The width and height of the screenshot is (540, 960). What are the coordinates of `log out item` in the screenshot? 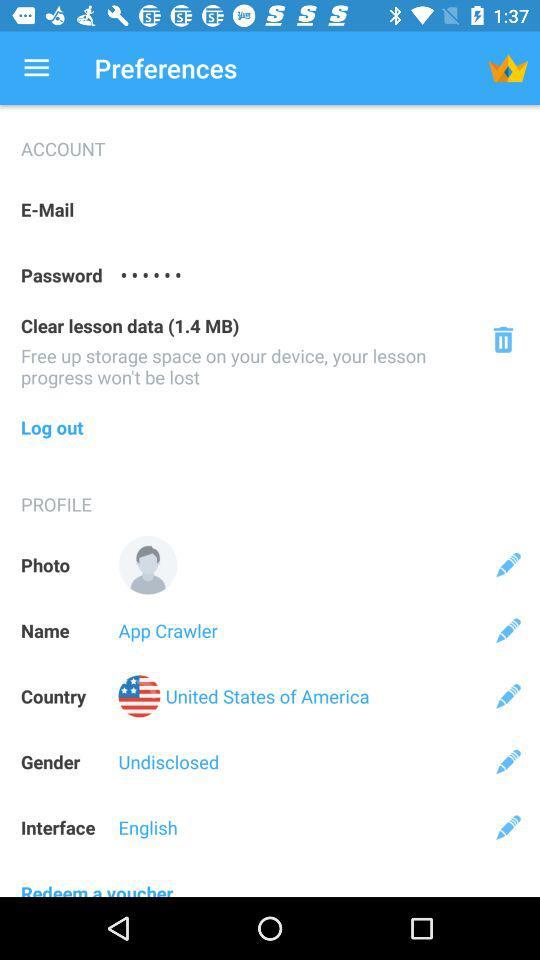 It's located at (270, 427).